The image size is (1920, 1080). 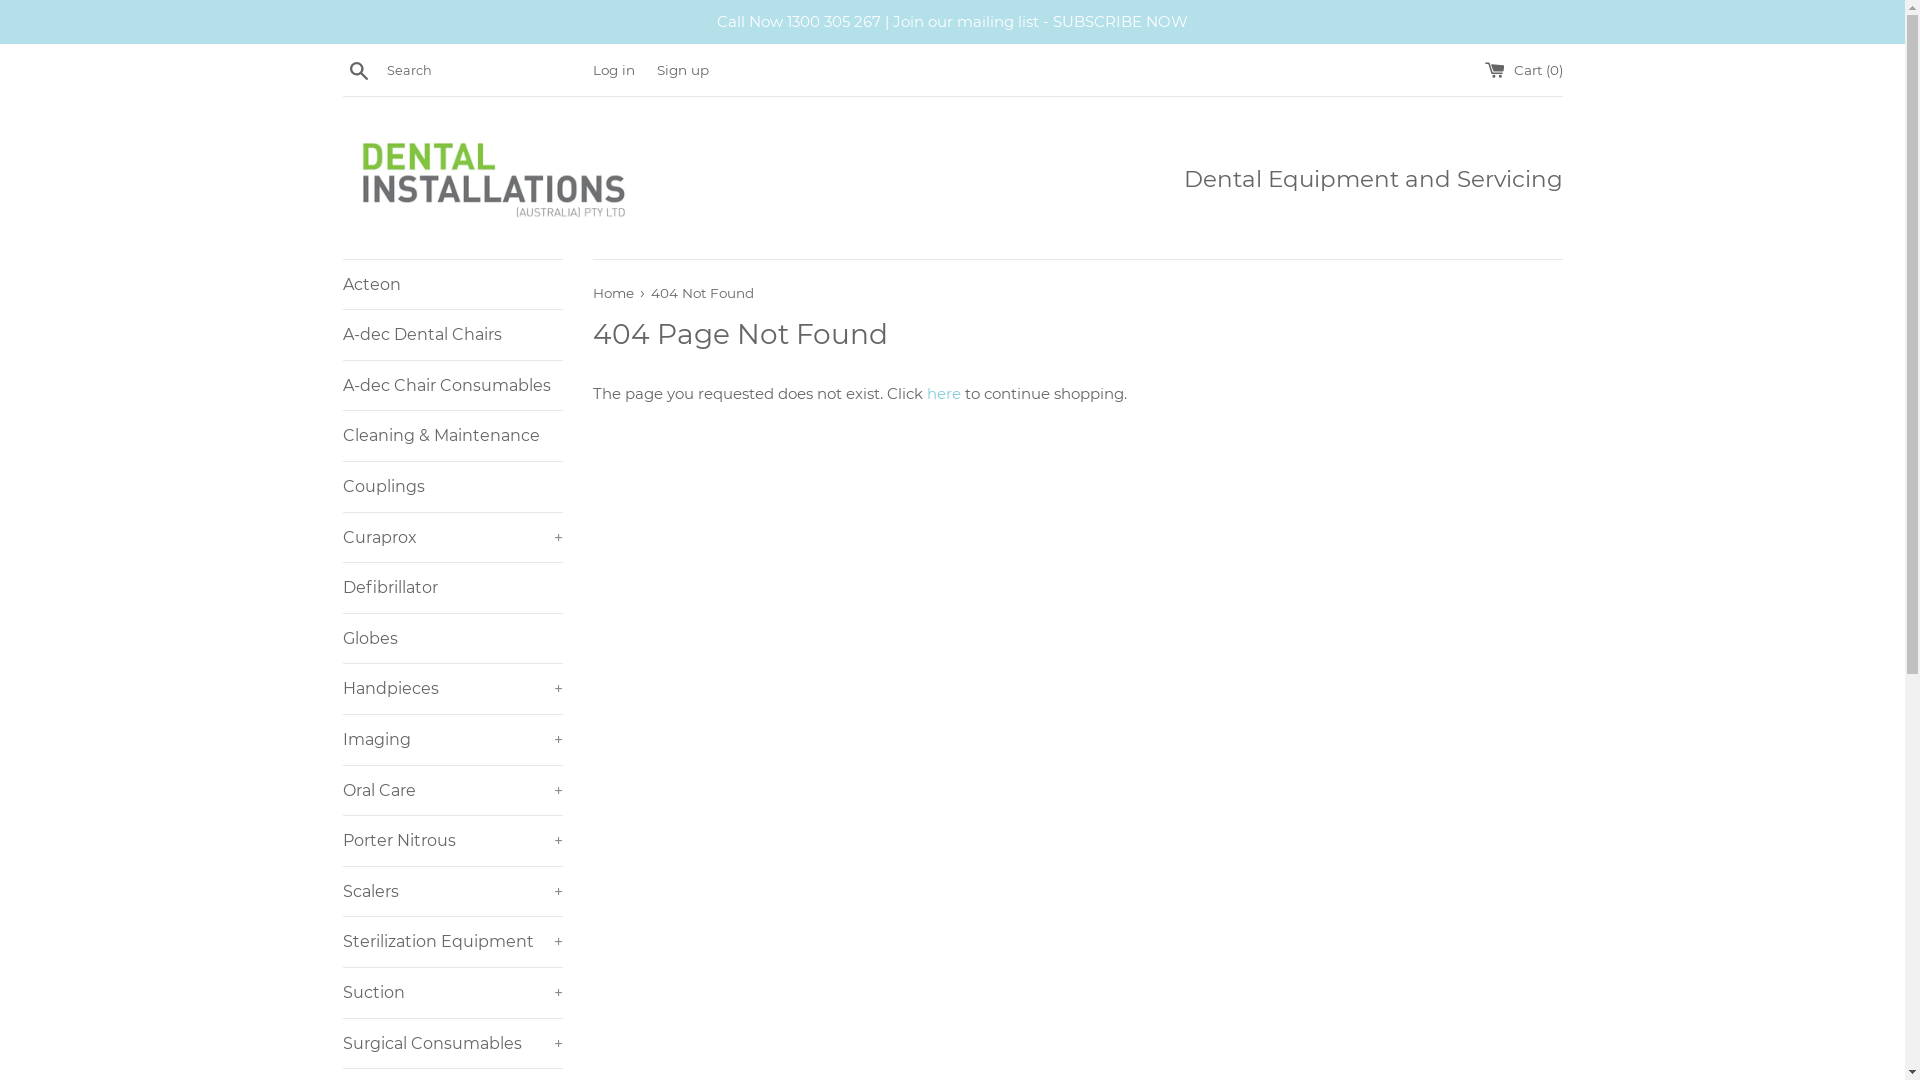 What do you see at coordinates (612, 68) in the screenshot?
I see `'Log in'` at bounding box center [612, 68].